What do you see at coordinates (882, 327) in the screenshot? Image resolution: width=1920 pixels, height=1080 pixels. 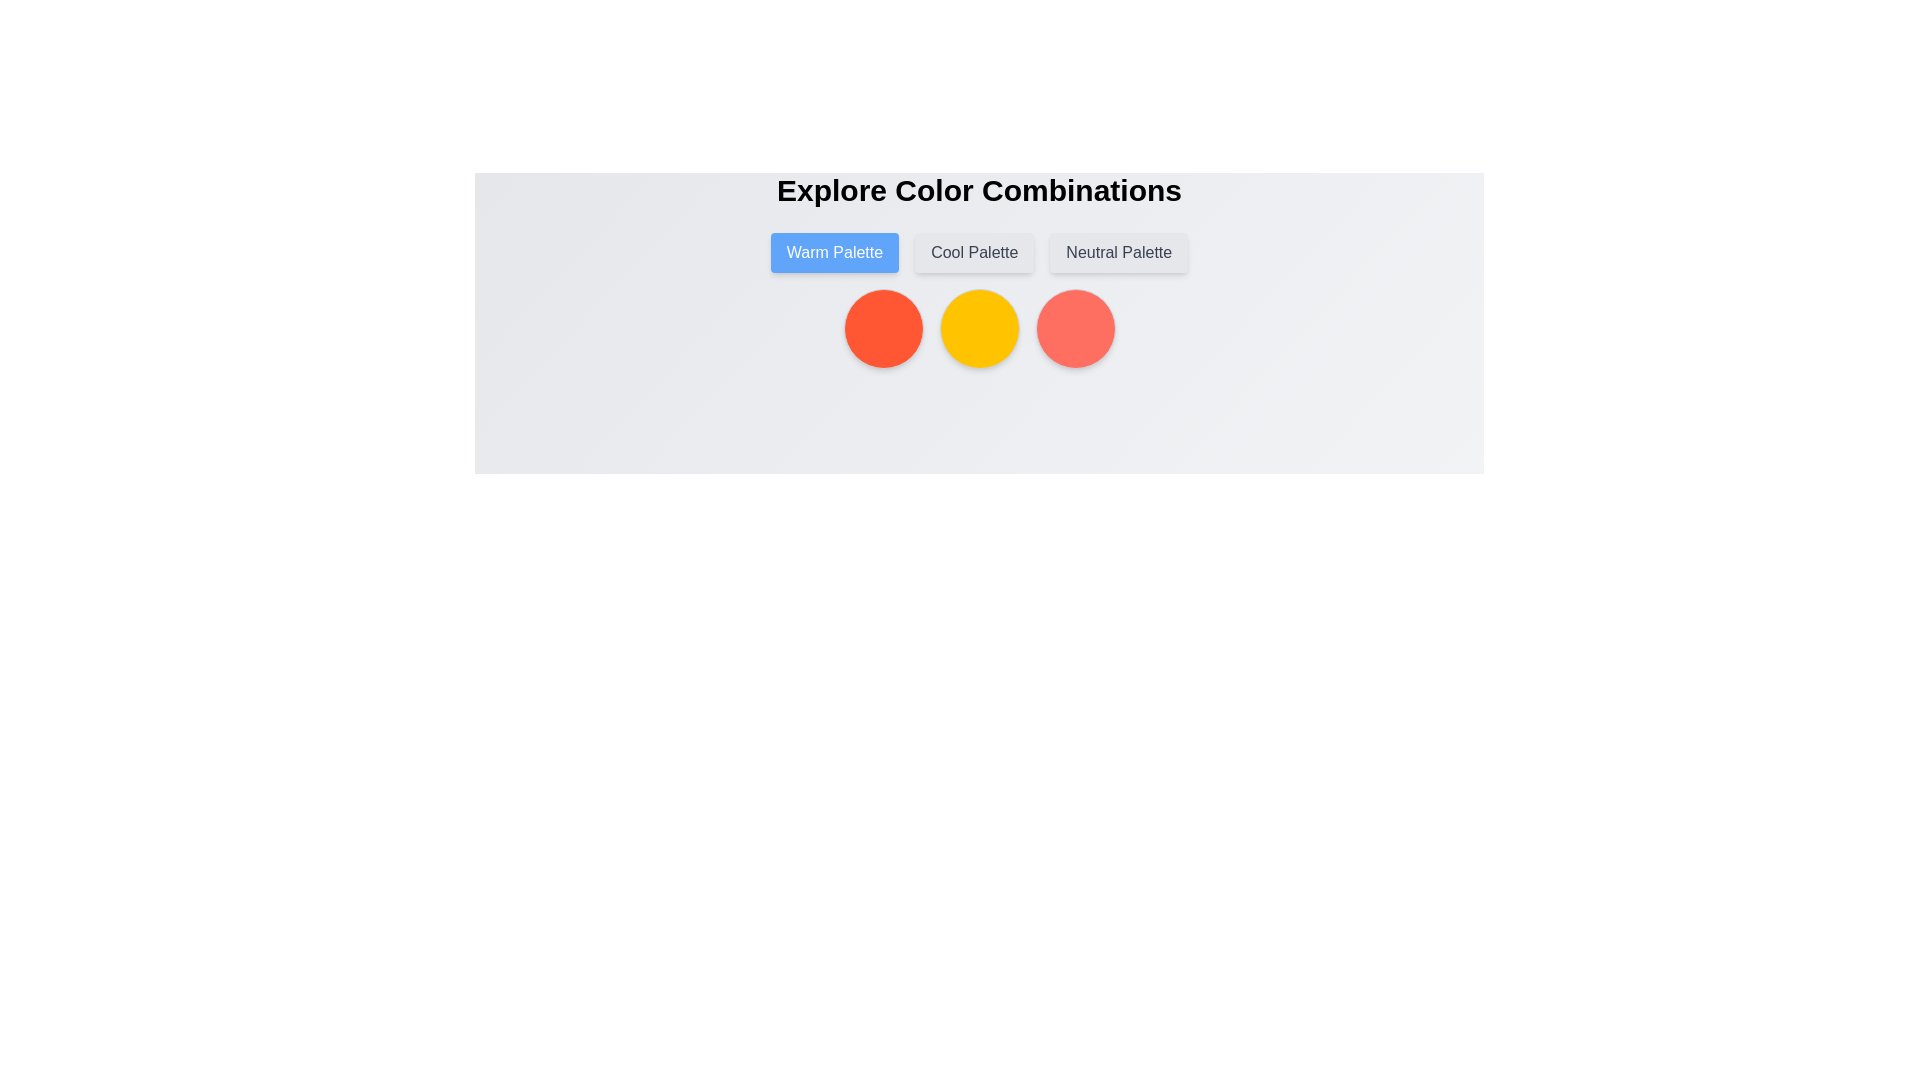 I see `the first circular color swatch in the warm-toned palette located directly below the 'Warm Palette' button` at bounding box center [882, 327].